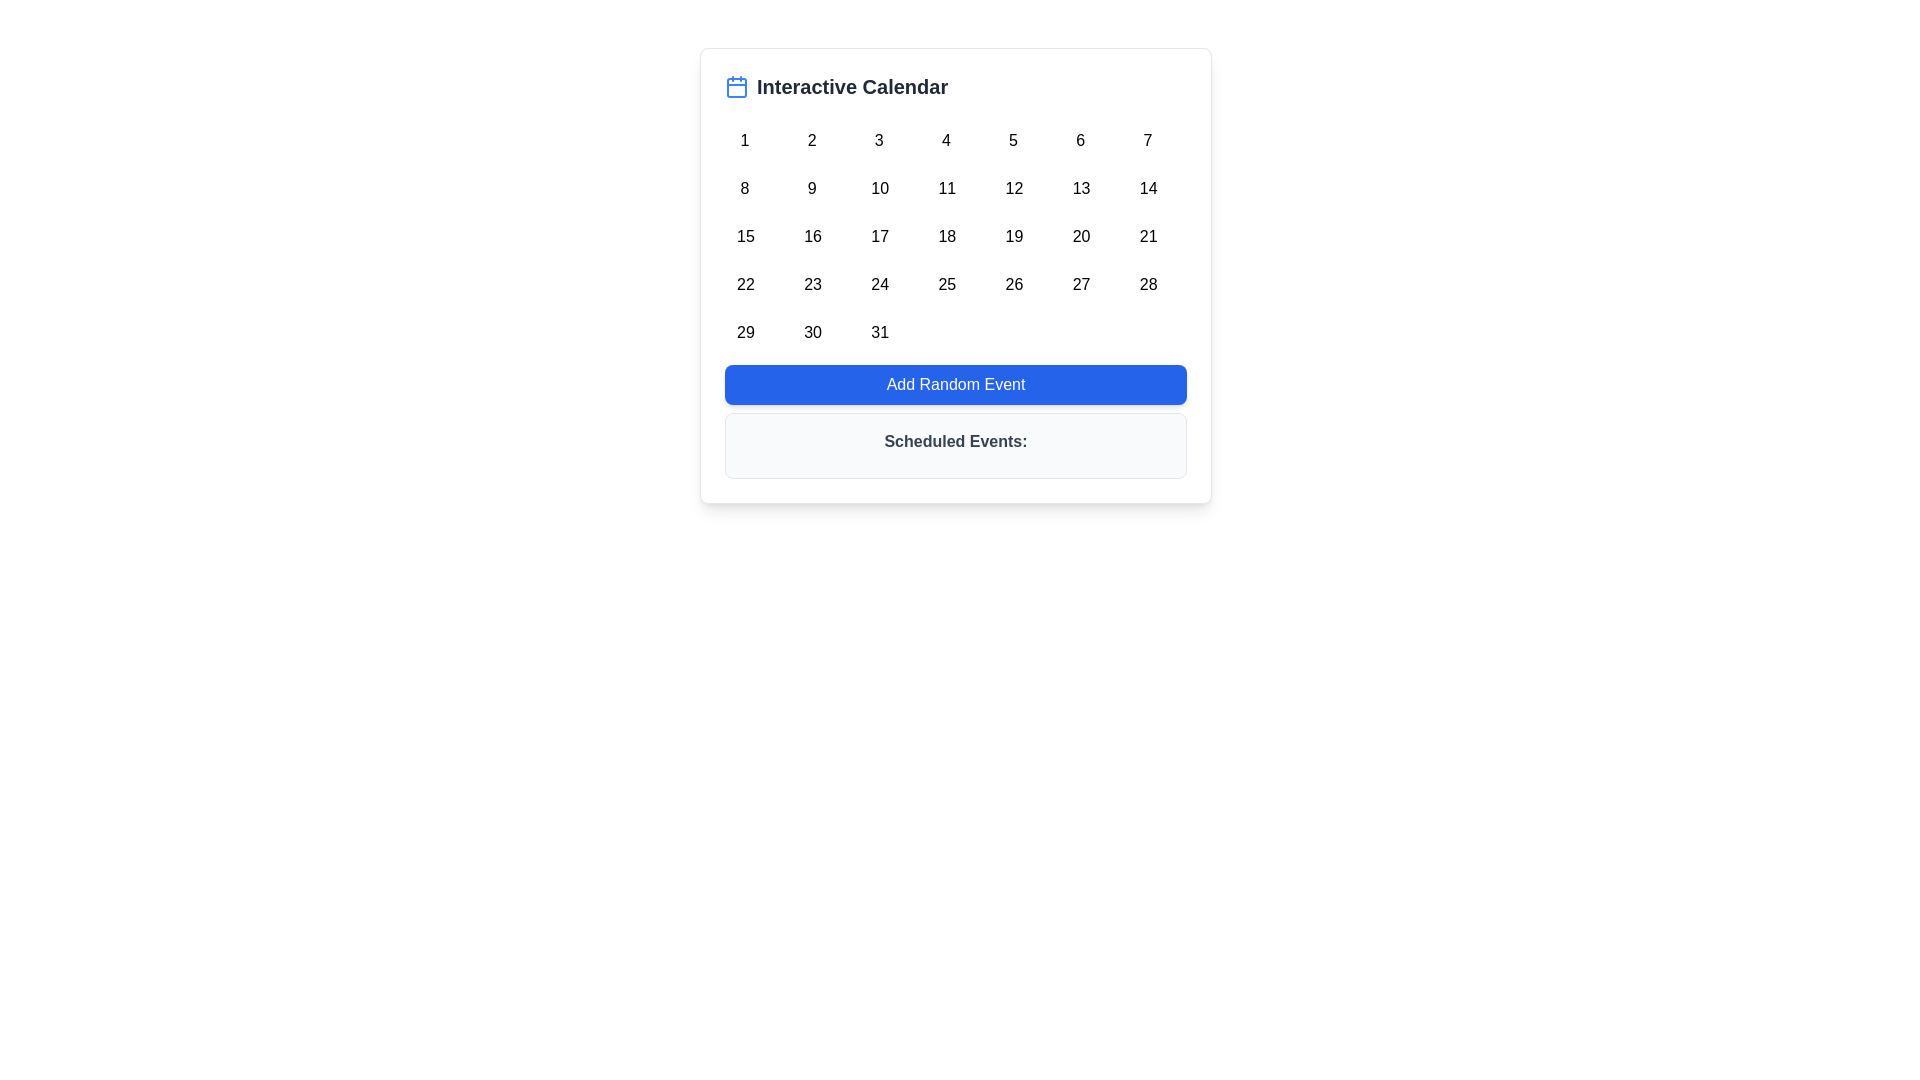  Describe the element at coordinates (879, 327) in the screenshot. I see `the calendar date button for the 31st day located at the bottom row, seventh position in the grid` at that location.